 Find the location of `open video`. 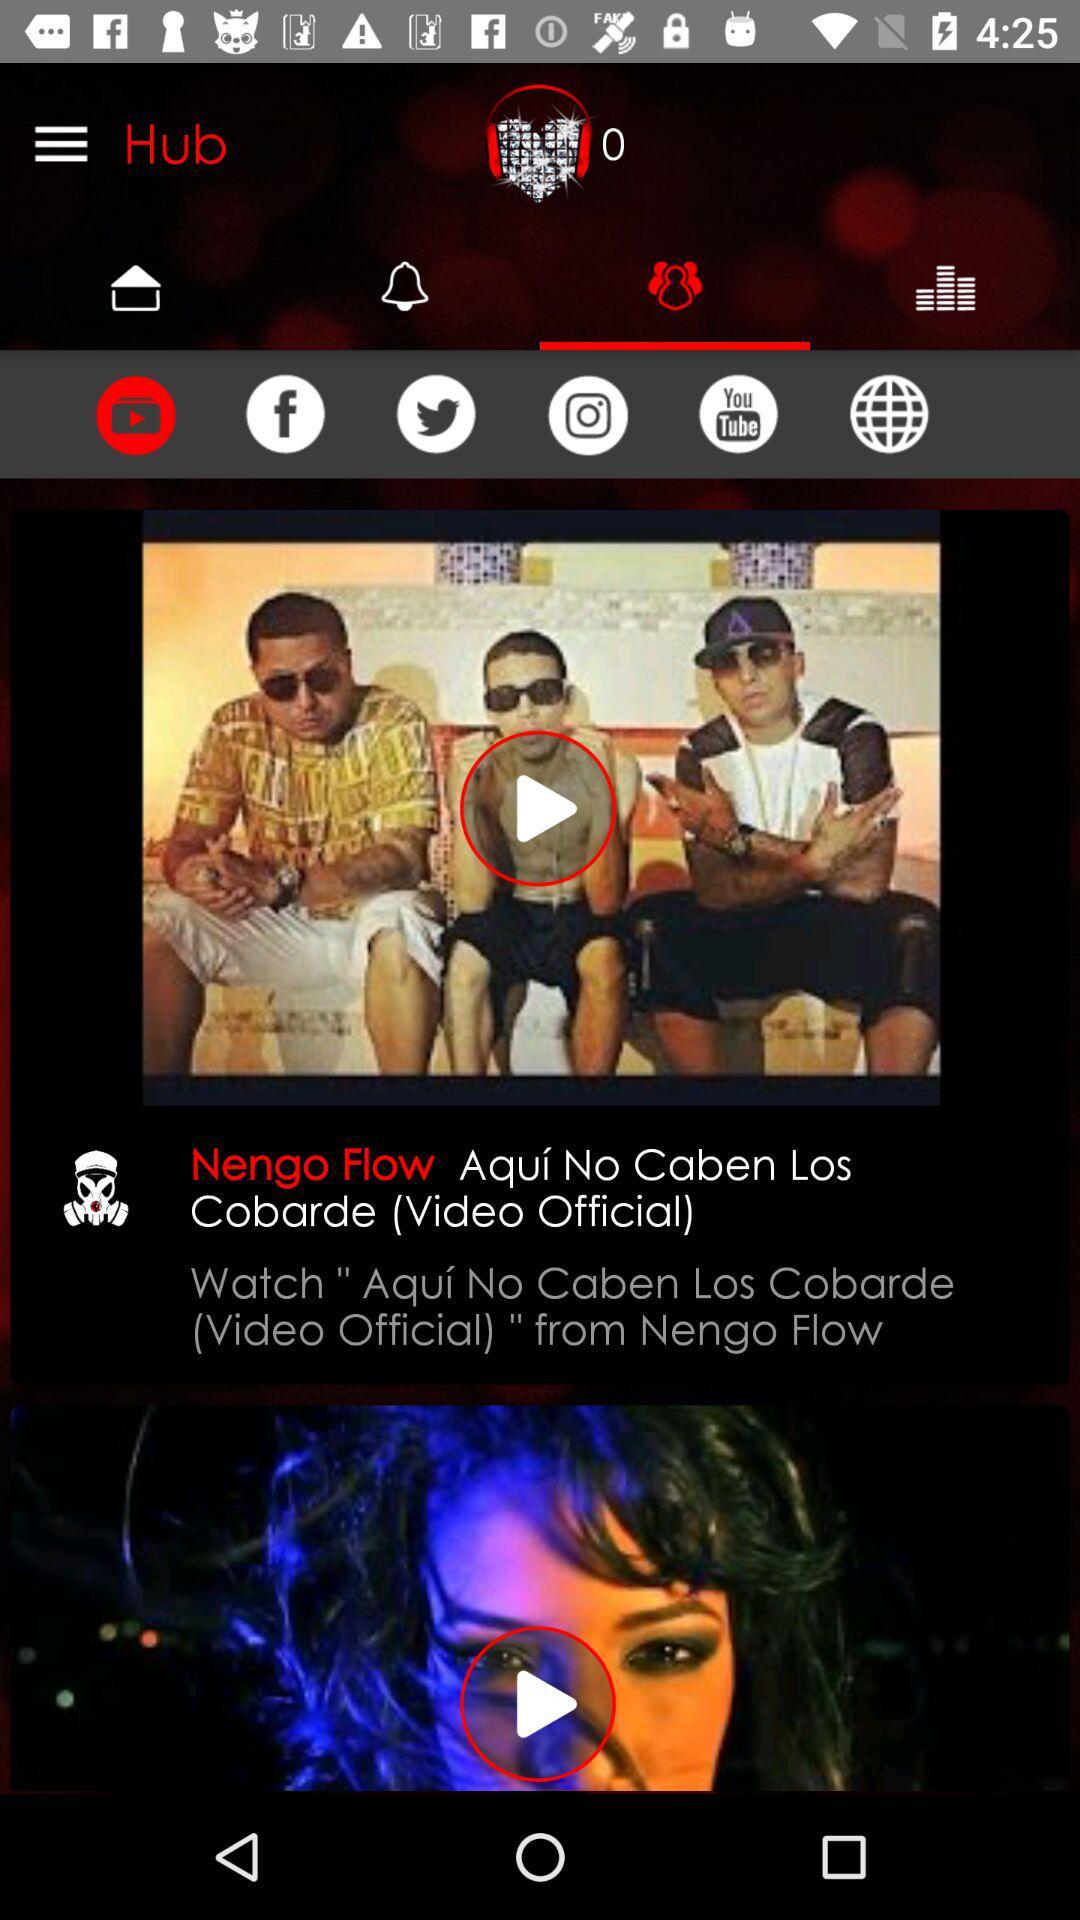

open video is located at coordinates (540, 1597).